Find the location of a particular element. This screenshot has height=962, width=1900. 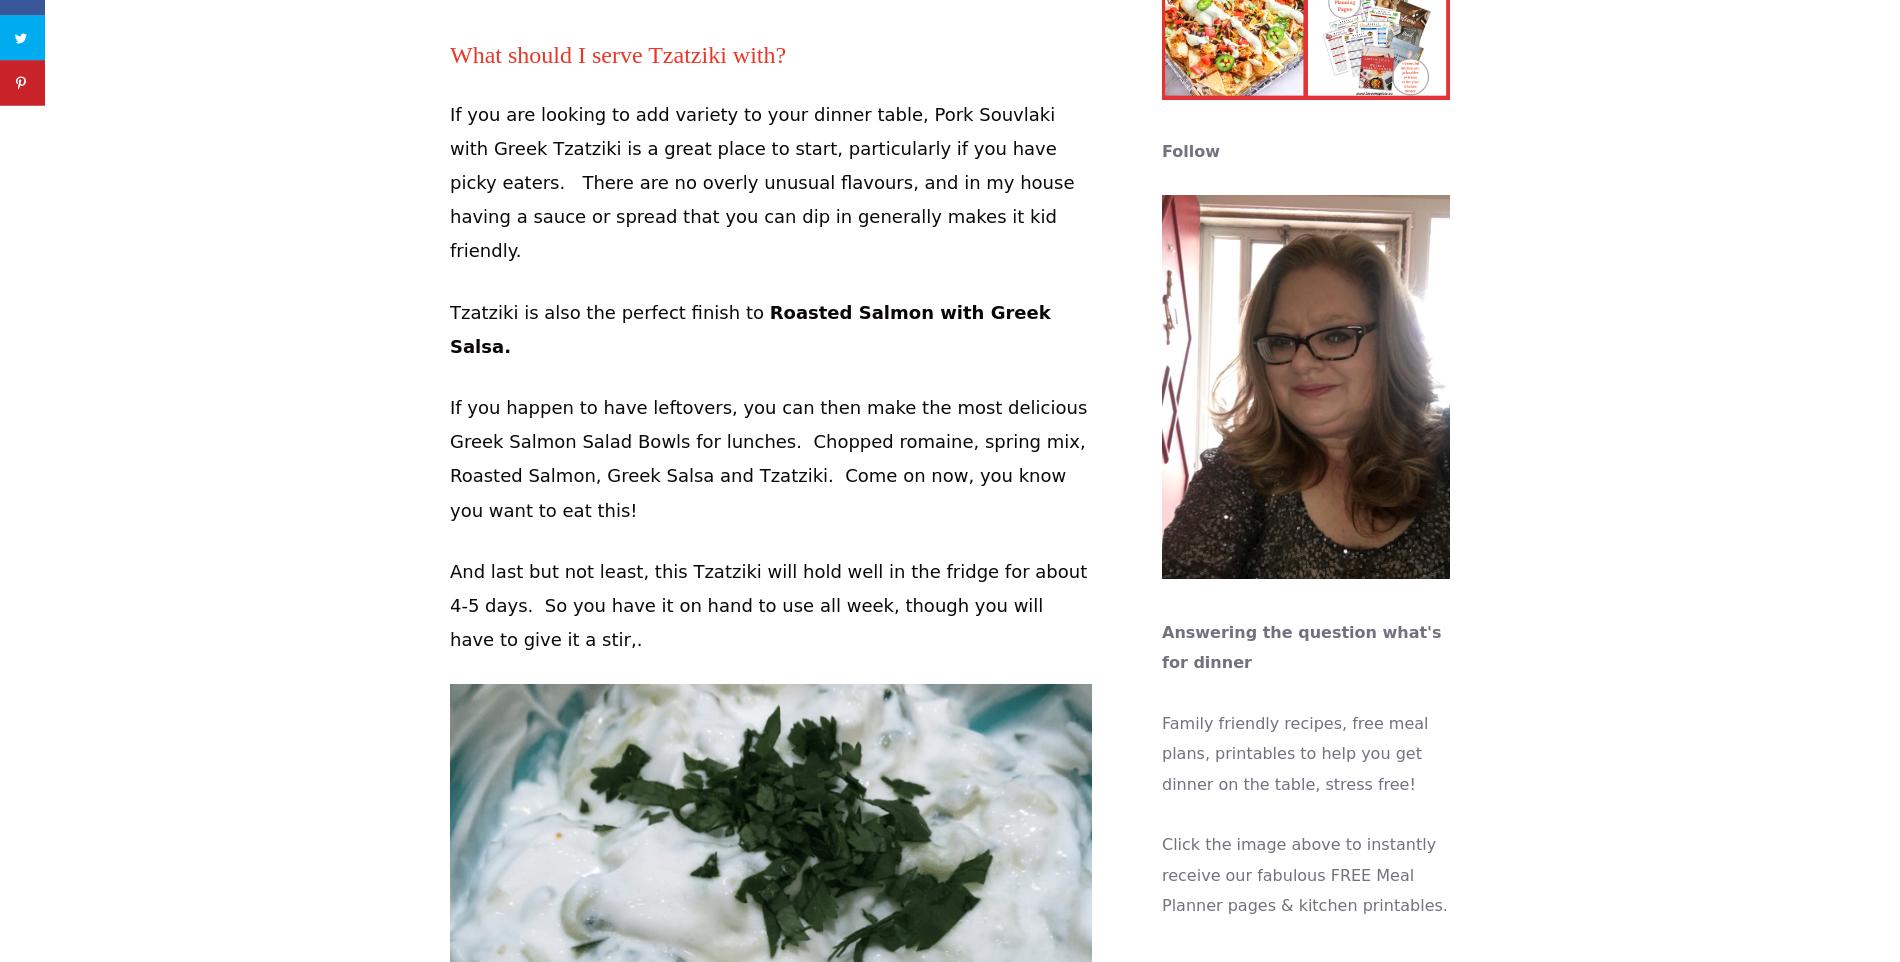

'And last but not least, this Tzatziki will hold well in the fridge for about 4-5 days.  So you have it on hand to use all week, though you will have to give it a stir,.' is located at coordinates (448, 604).